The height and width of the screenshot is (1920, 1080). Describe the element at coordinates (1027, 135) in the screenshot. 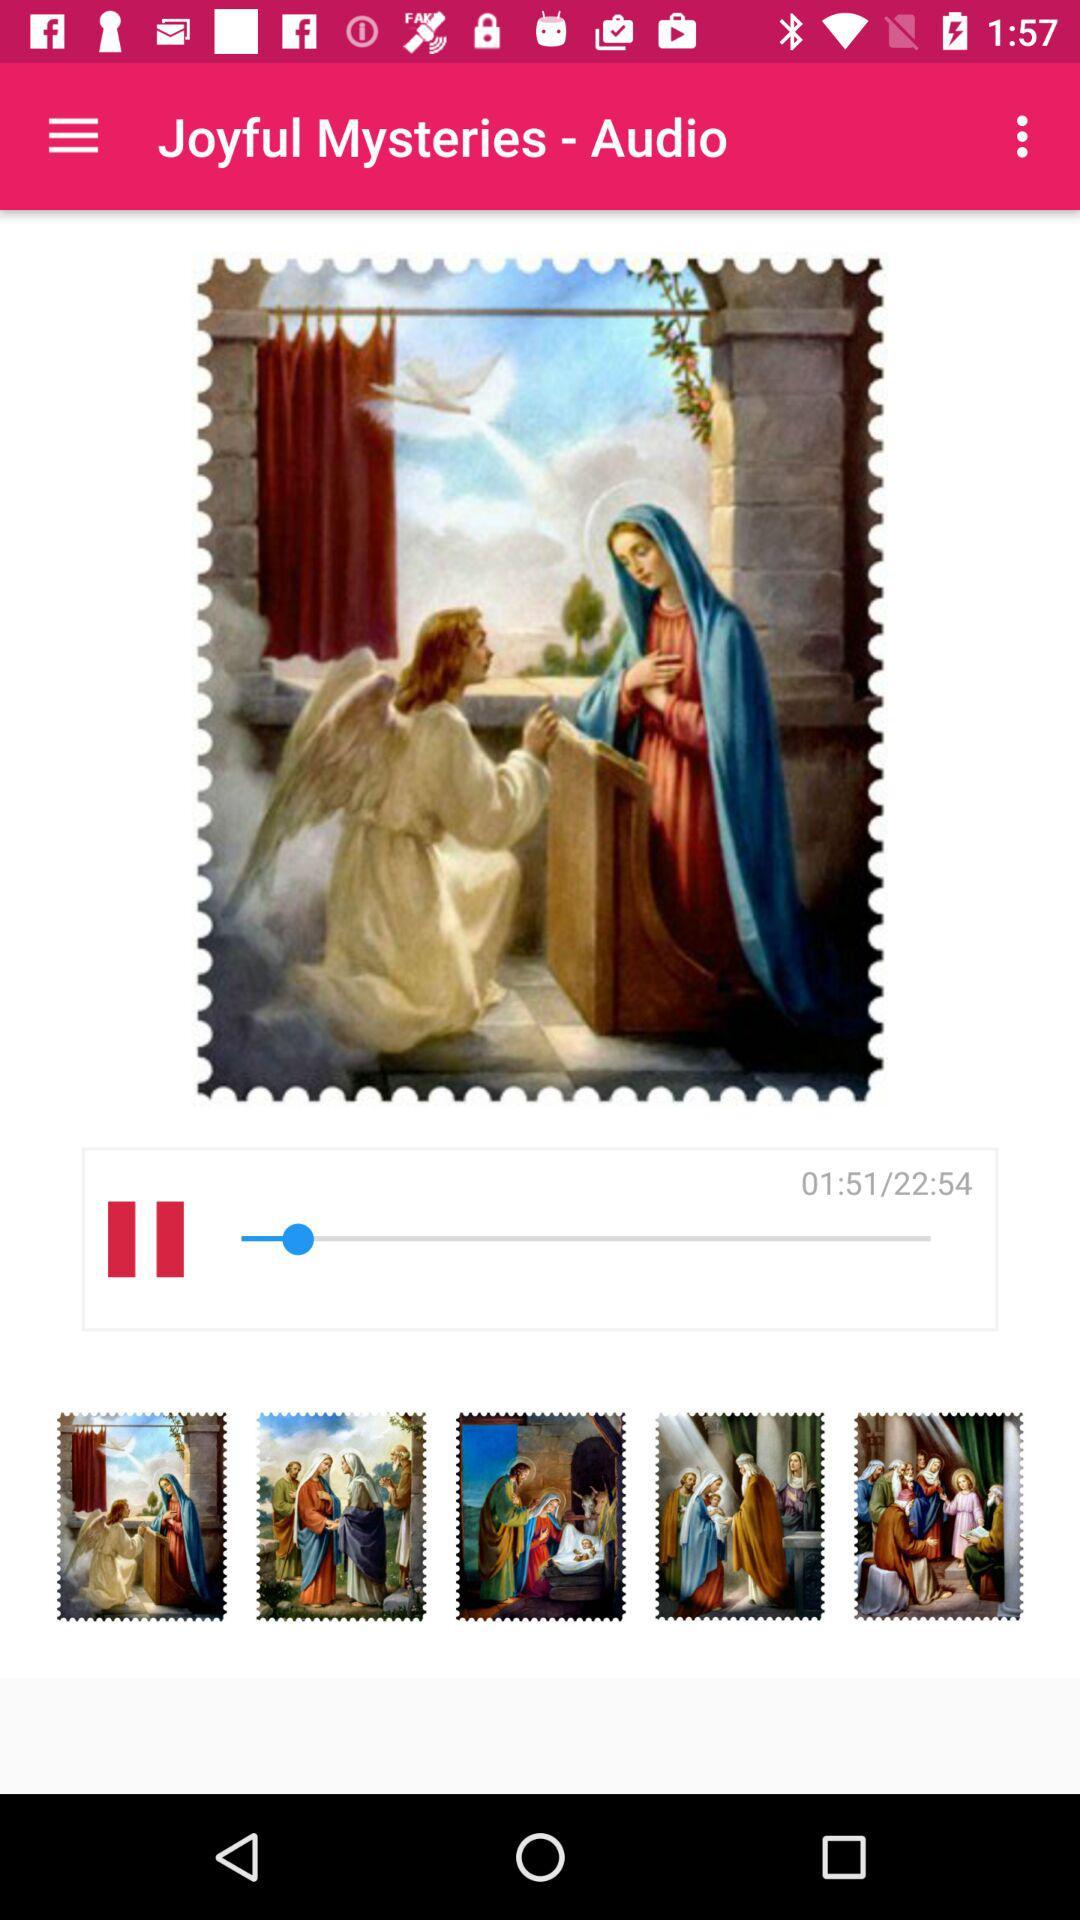

I see `icon next to the joyful mysteries - audio item` at that location.